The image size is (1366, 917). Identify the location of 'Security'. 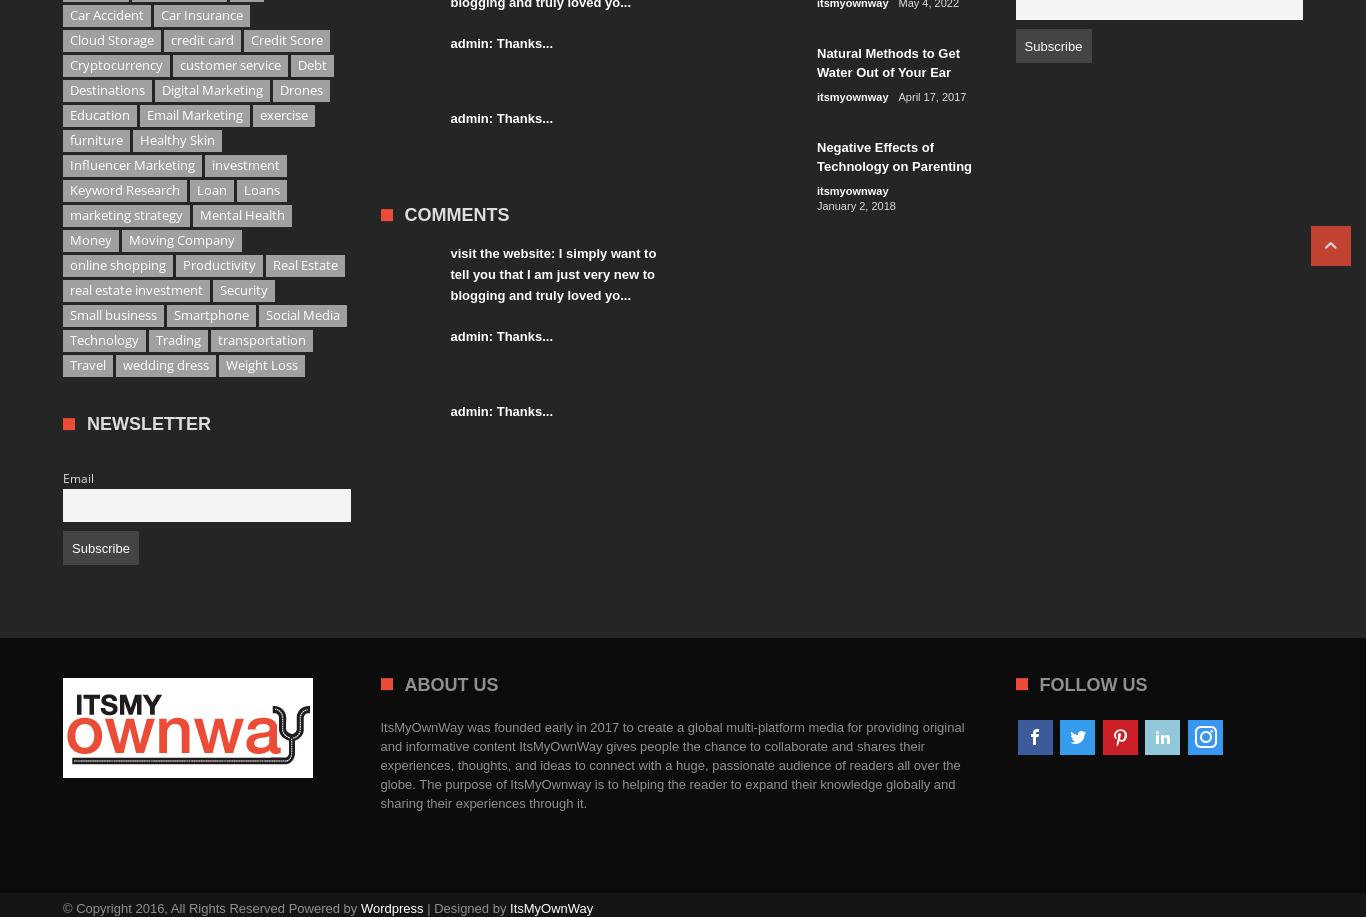
(243, 289).